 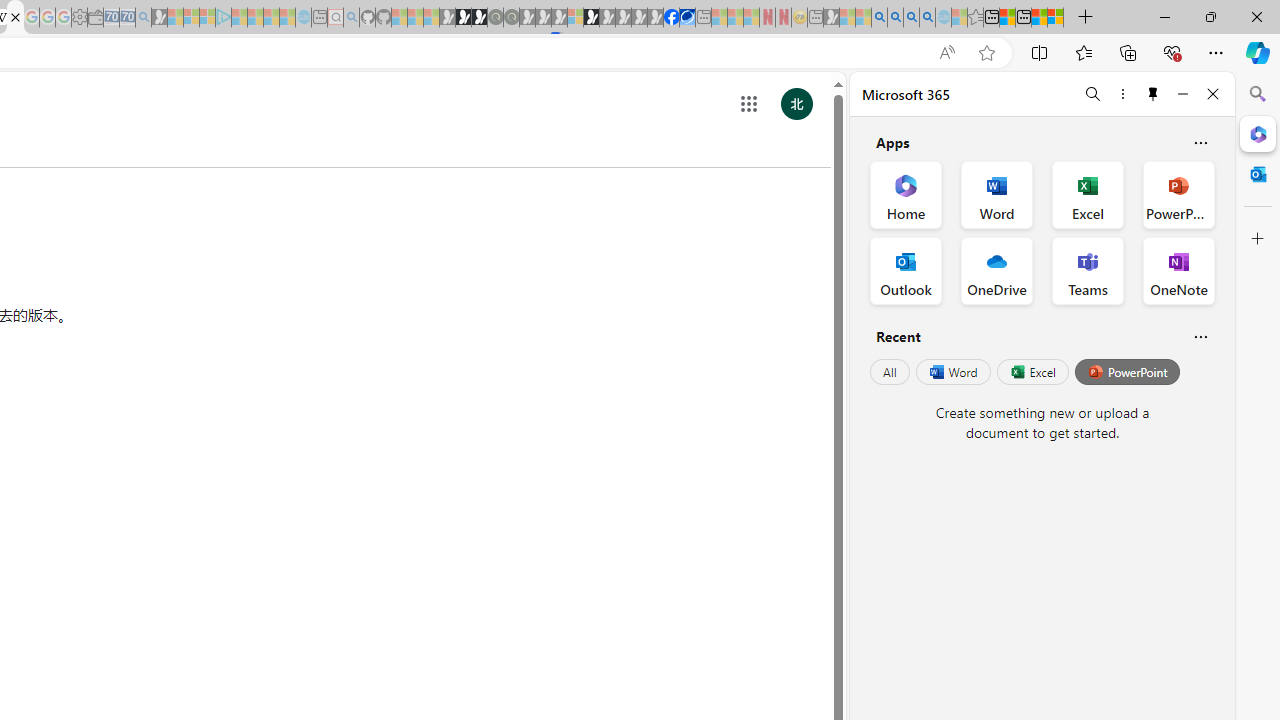 What do you see at coordinates (894, 17) in the screenshot?
I see `'2009 Bing officially replaced Live Search on June 3 - Search'` at bounding box center [894, 17].